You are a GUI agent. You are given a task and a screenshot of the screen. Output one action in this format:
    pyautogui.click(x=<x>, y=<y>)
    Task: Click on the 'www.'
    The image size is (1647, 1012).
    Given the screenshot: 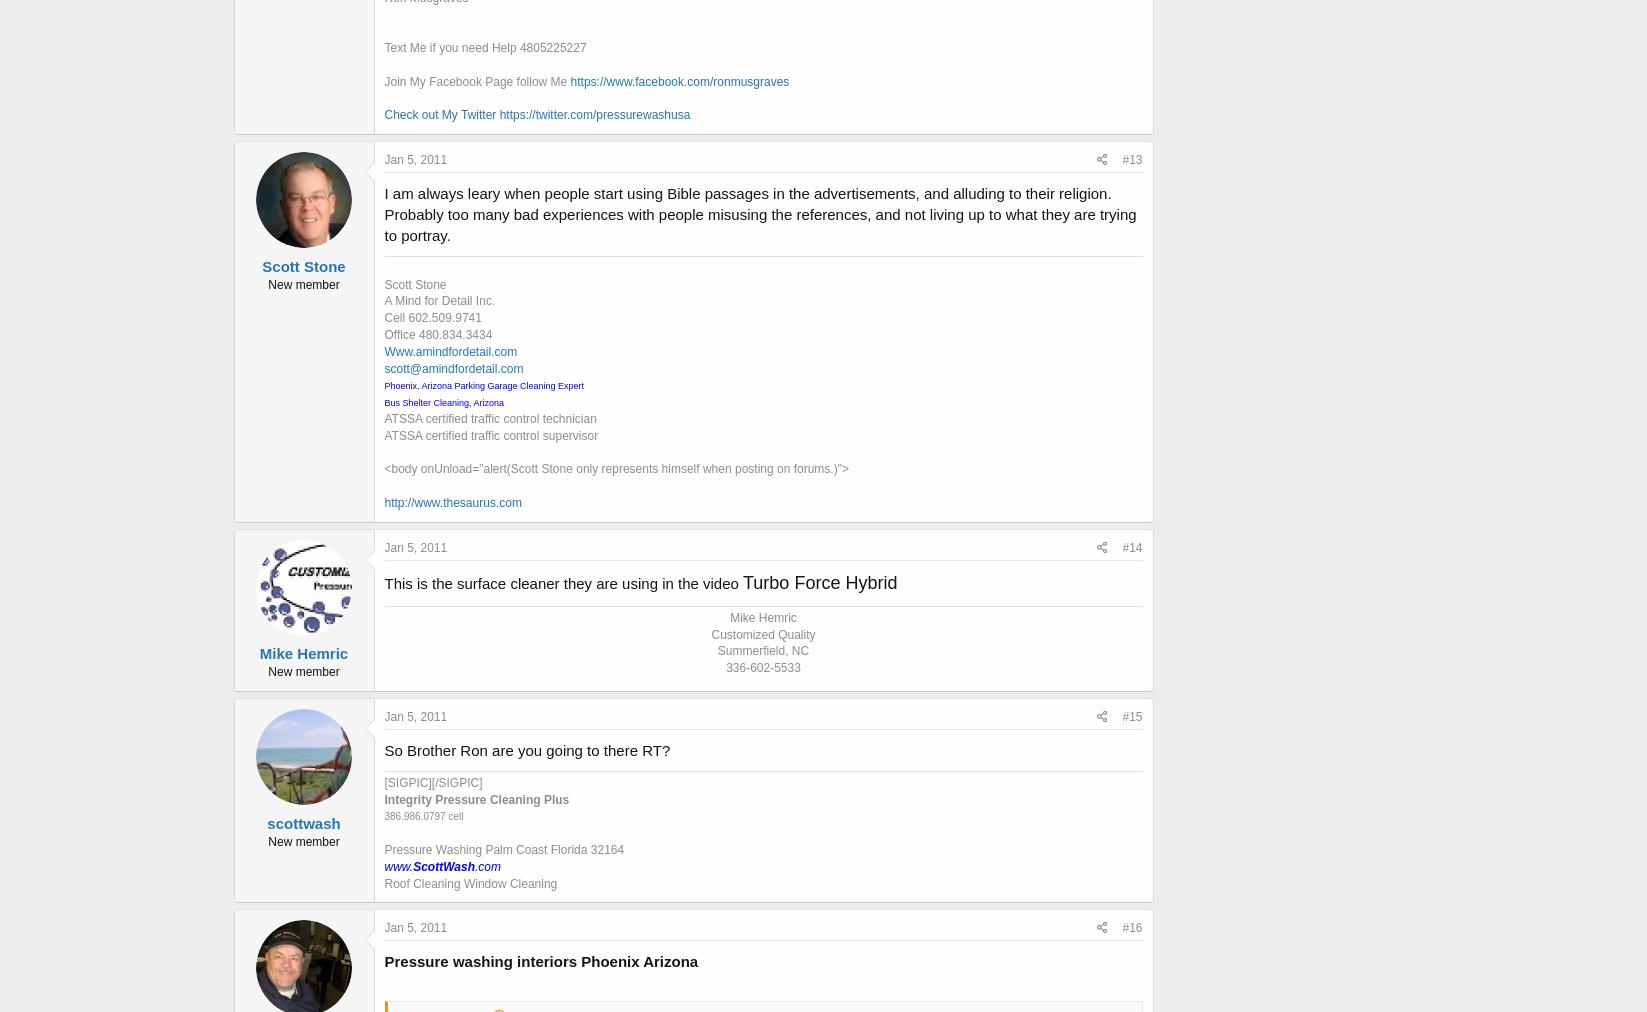 What is the action you would take?
    pyautogui.click(x=398, y=864)
    